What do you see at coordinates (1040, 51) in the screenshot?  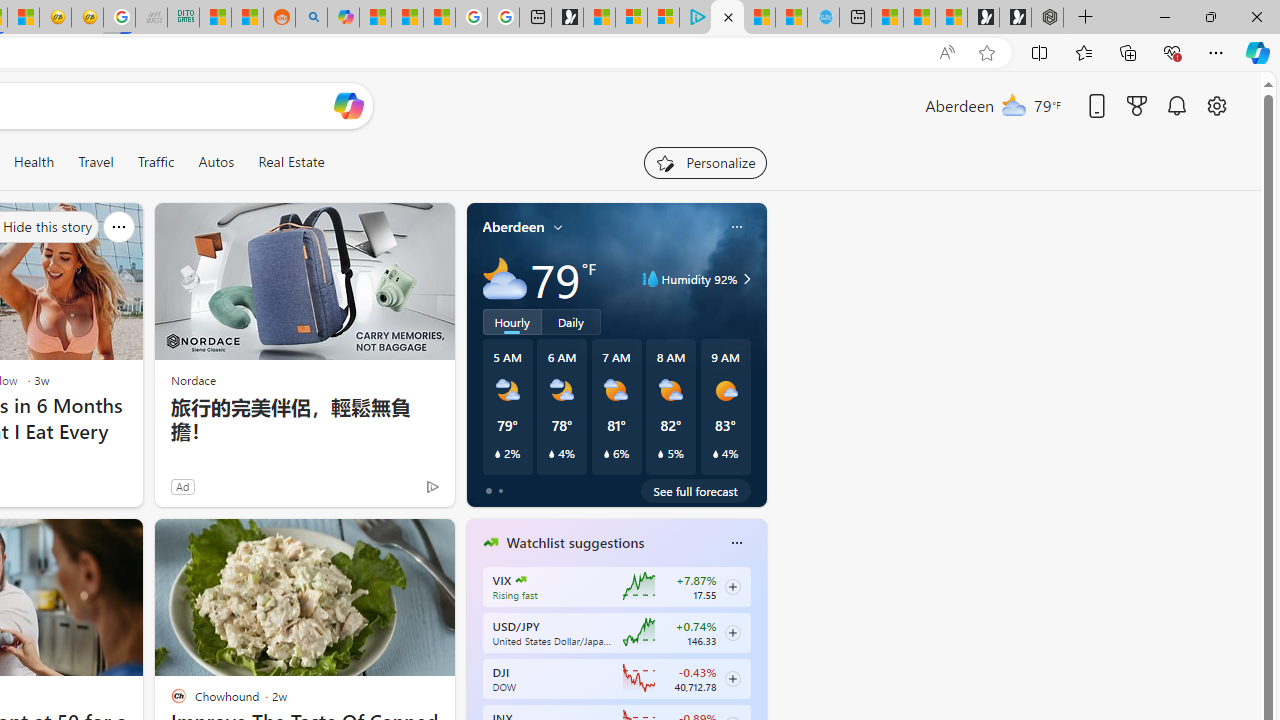 I see `'Split screen'` at bounding box center [1040, 51].